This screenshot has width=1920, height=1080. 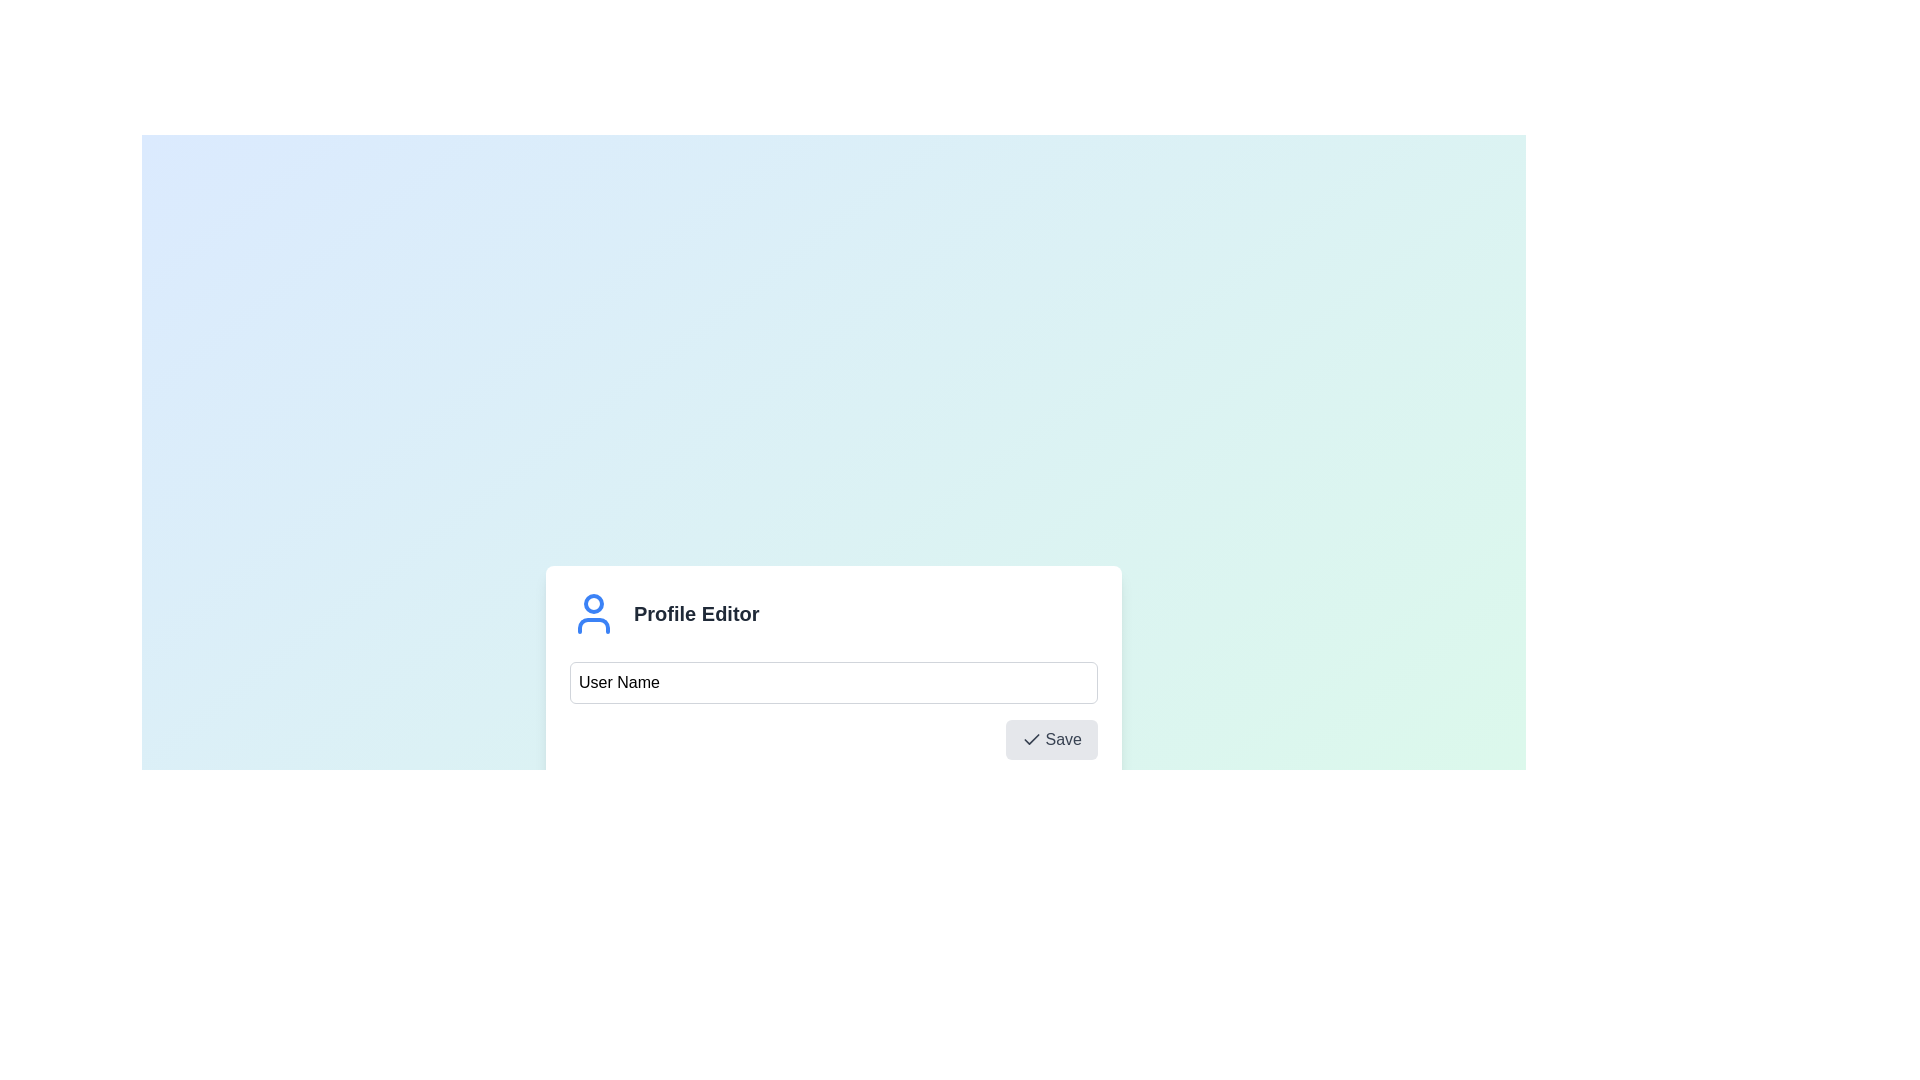 What do you see at coordinates (1031, 740) in the screenshot?
I see `the checkmark icon, which is a thin, gray SVG element located at the top-left corner of the 'Save' button, preceding the 'Save' text label` at bounding box center [1031, 740].